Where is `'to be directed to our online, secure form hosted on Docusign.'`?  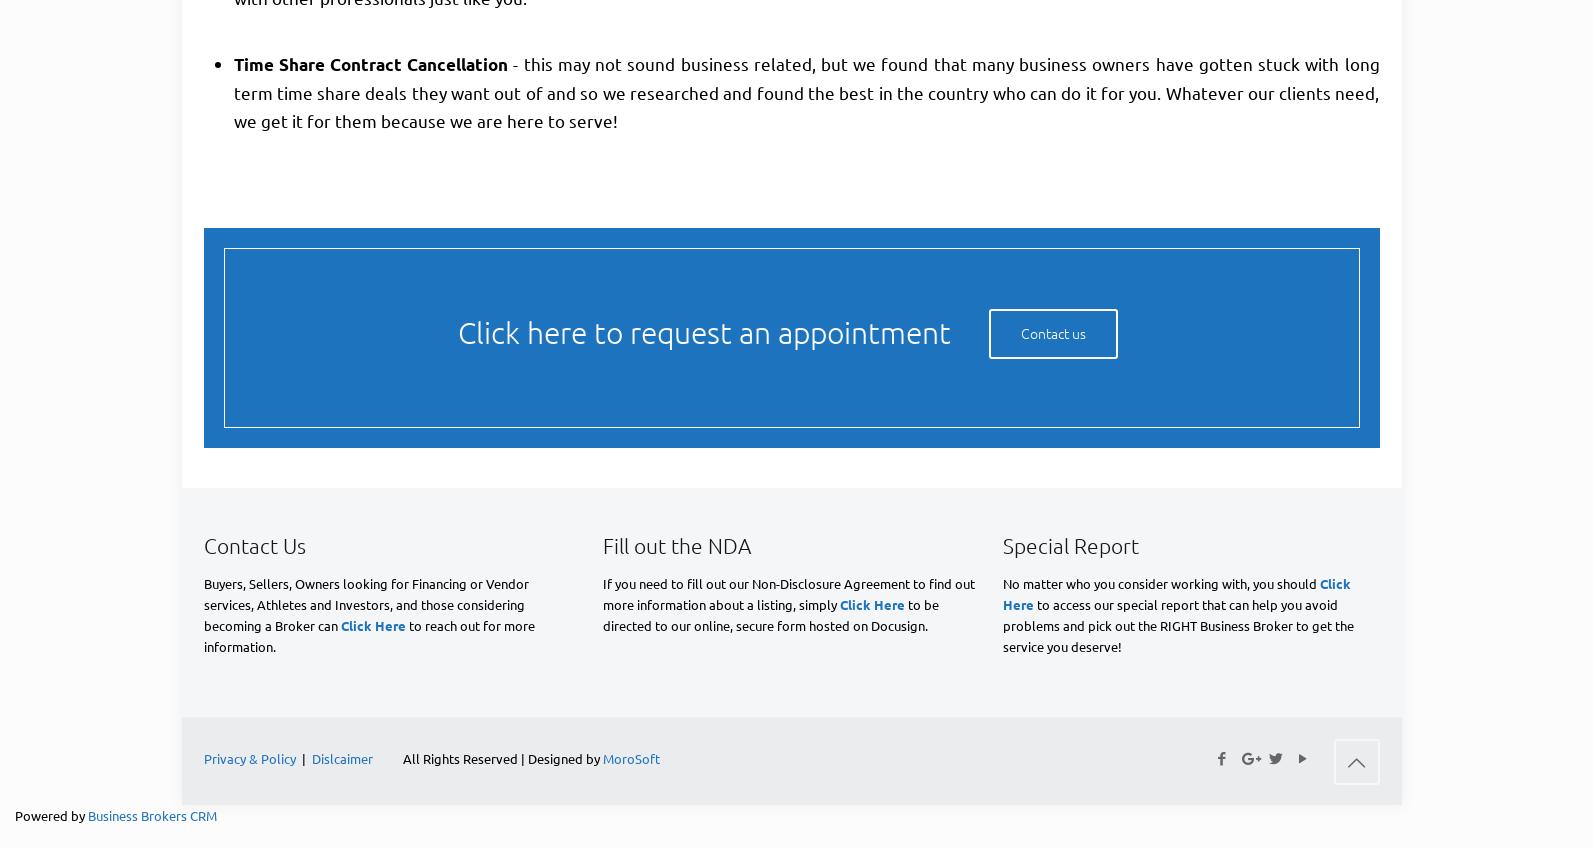
'to be directed to our online, secure form hosted on Docusign.' is located at coordinates (771, 614).